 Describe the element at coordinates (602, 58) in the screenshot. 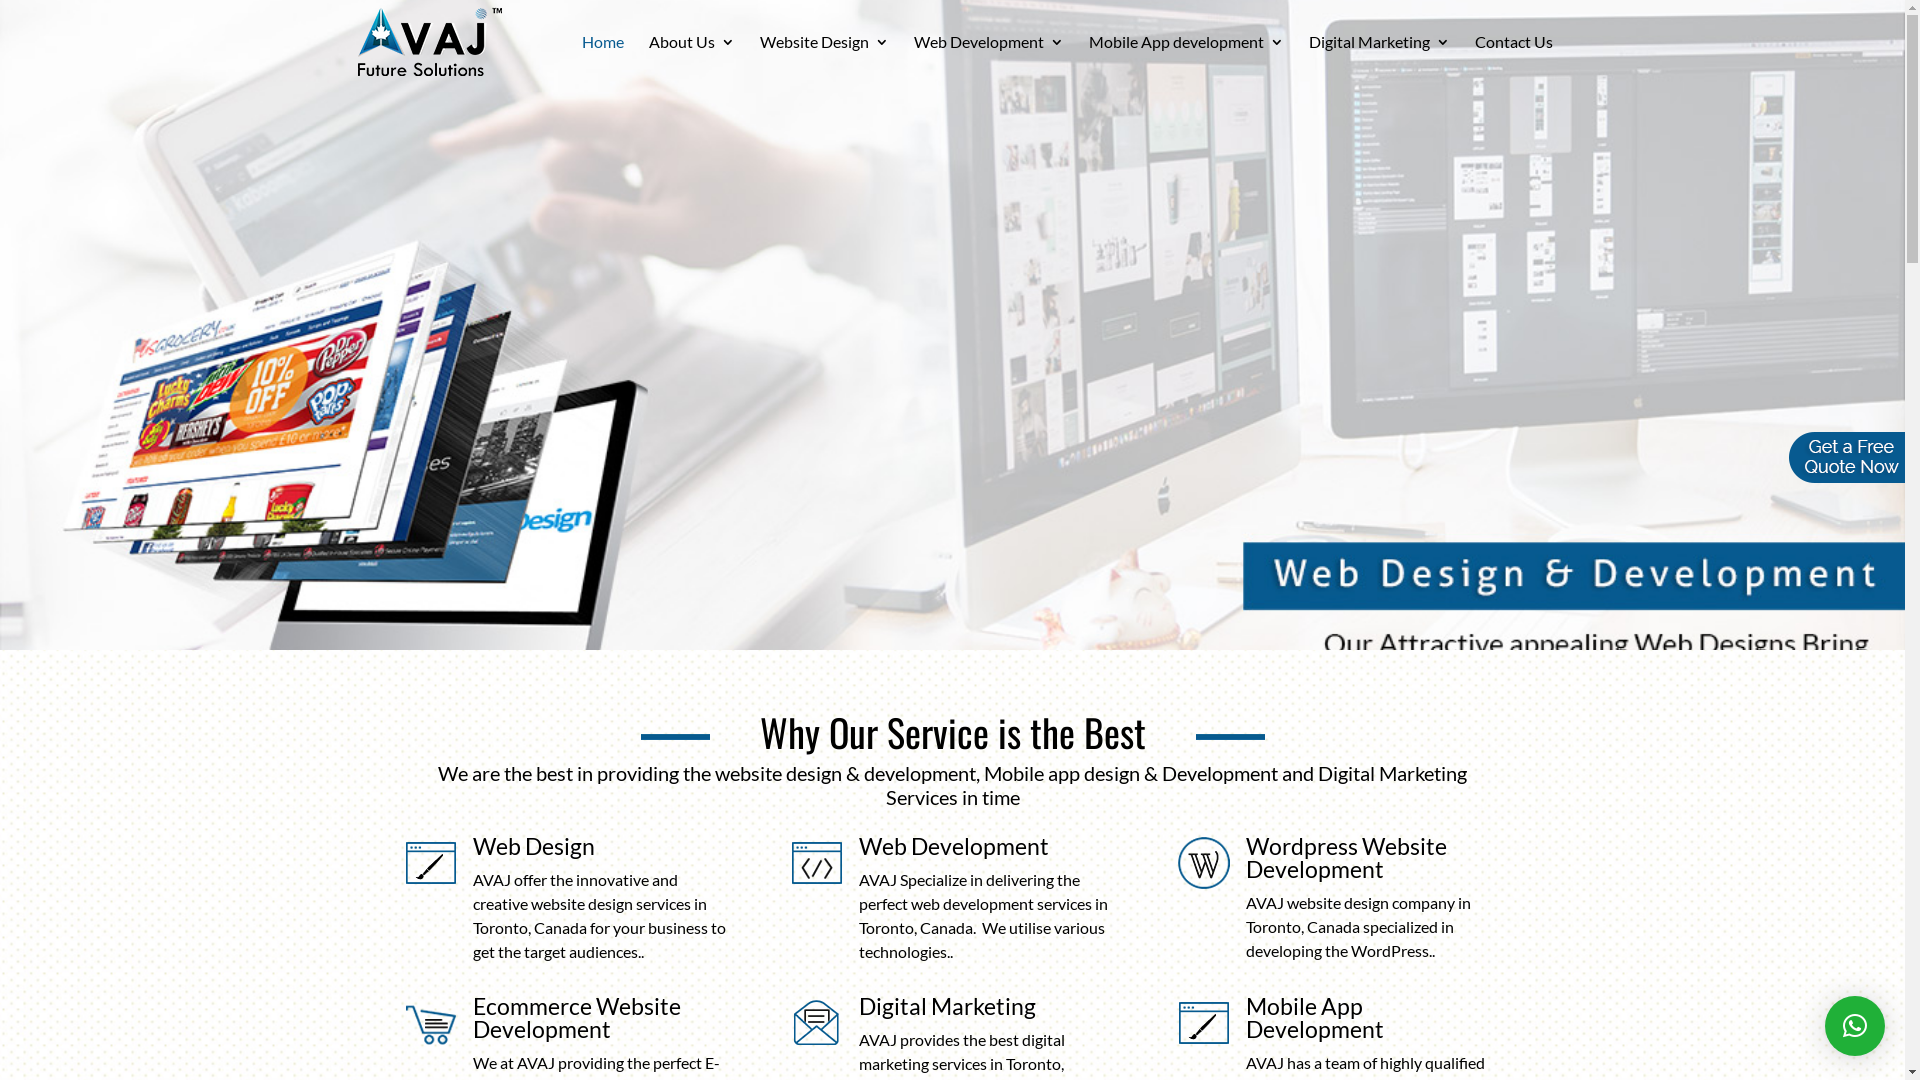

I see `'Home'` at that location.